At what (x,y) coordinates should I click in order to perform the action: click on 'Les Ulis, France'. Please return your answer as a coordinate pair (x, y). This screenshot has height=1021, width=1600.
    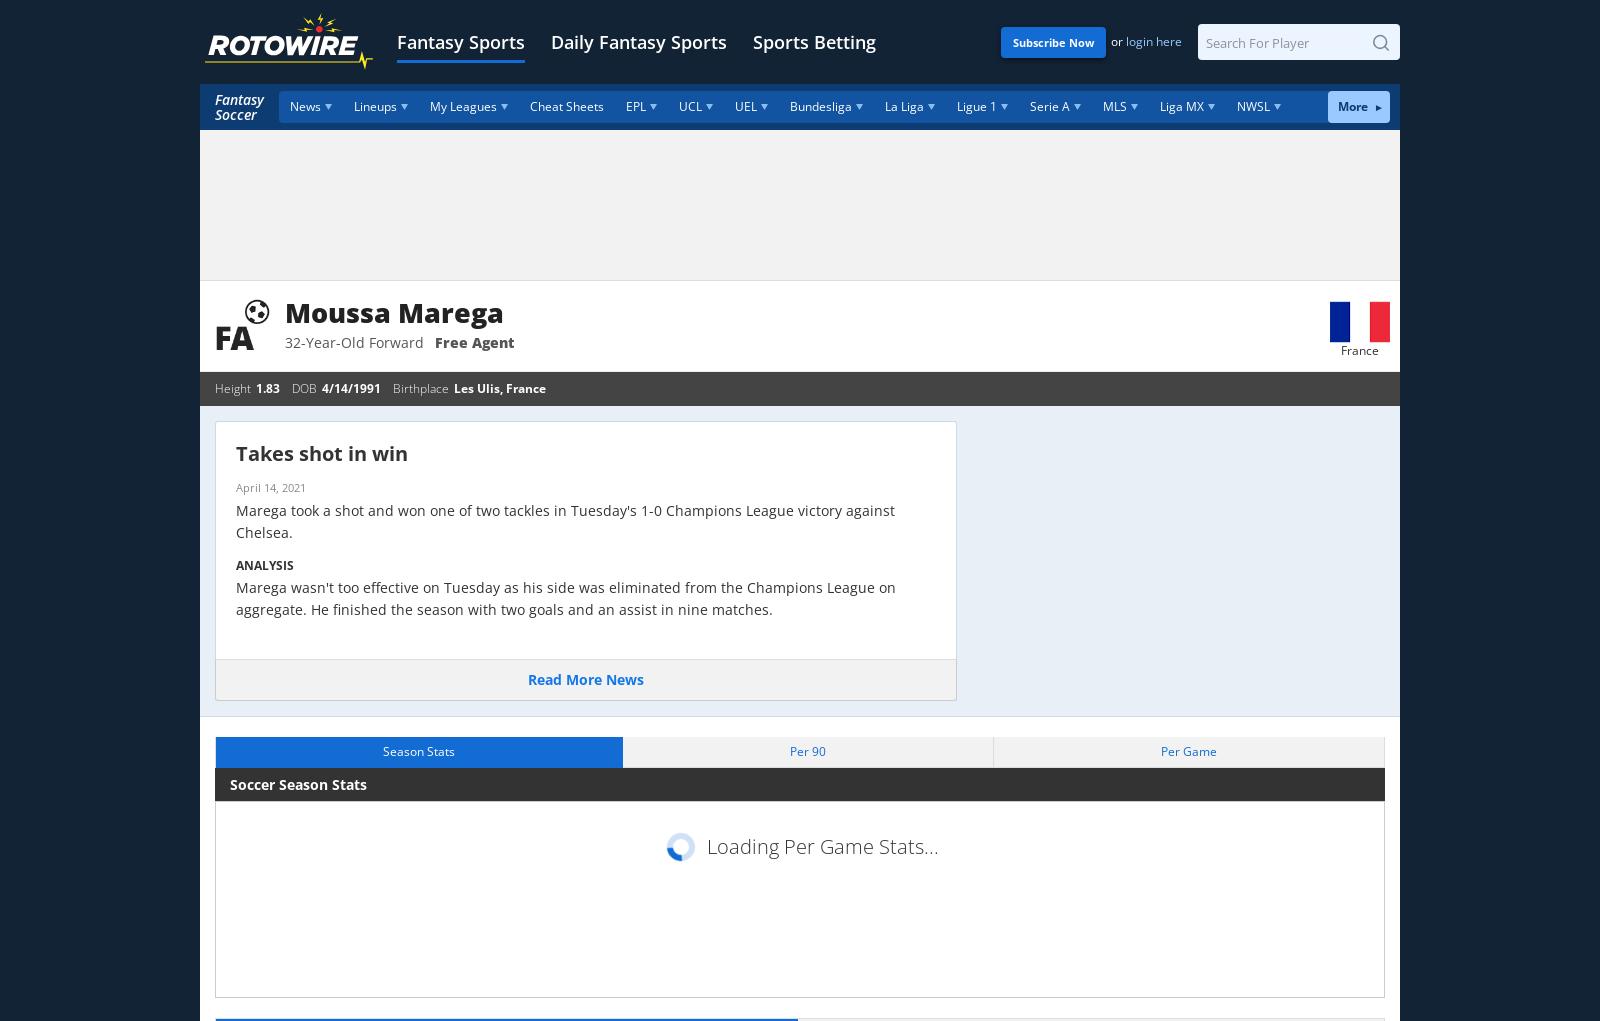
    Looking at the image, I should click on (453, 388).